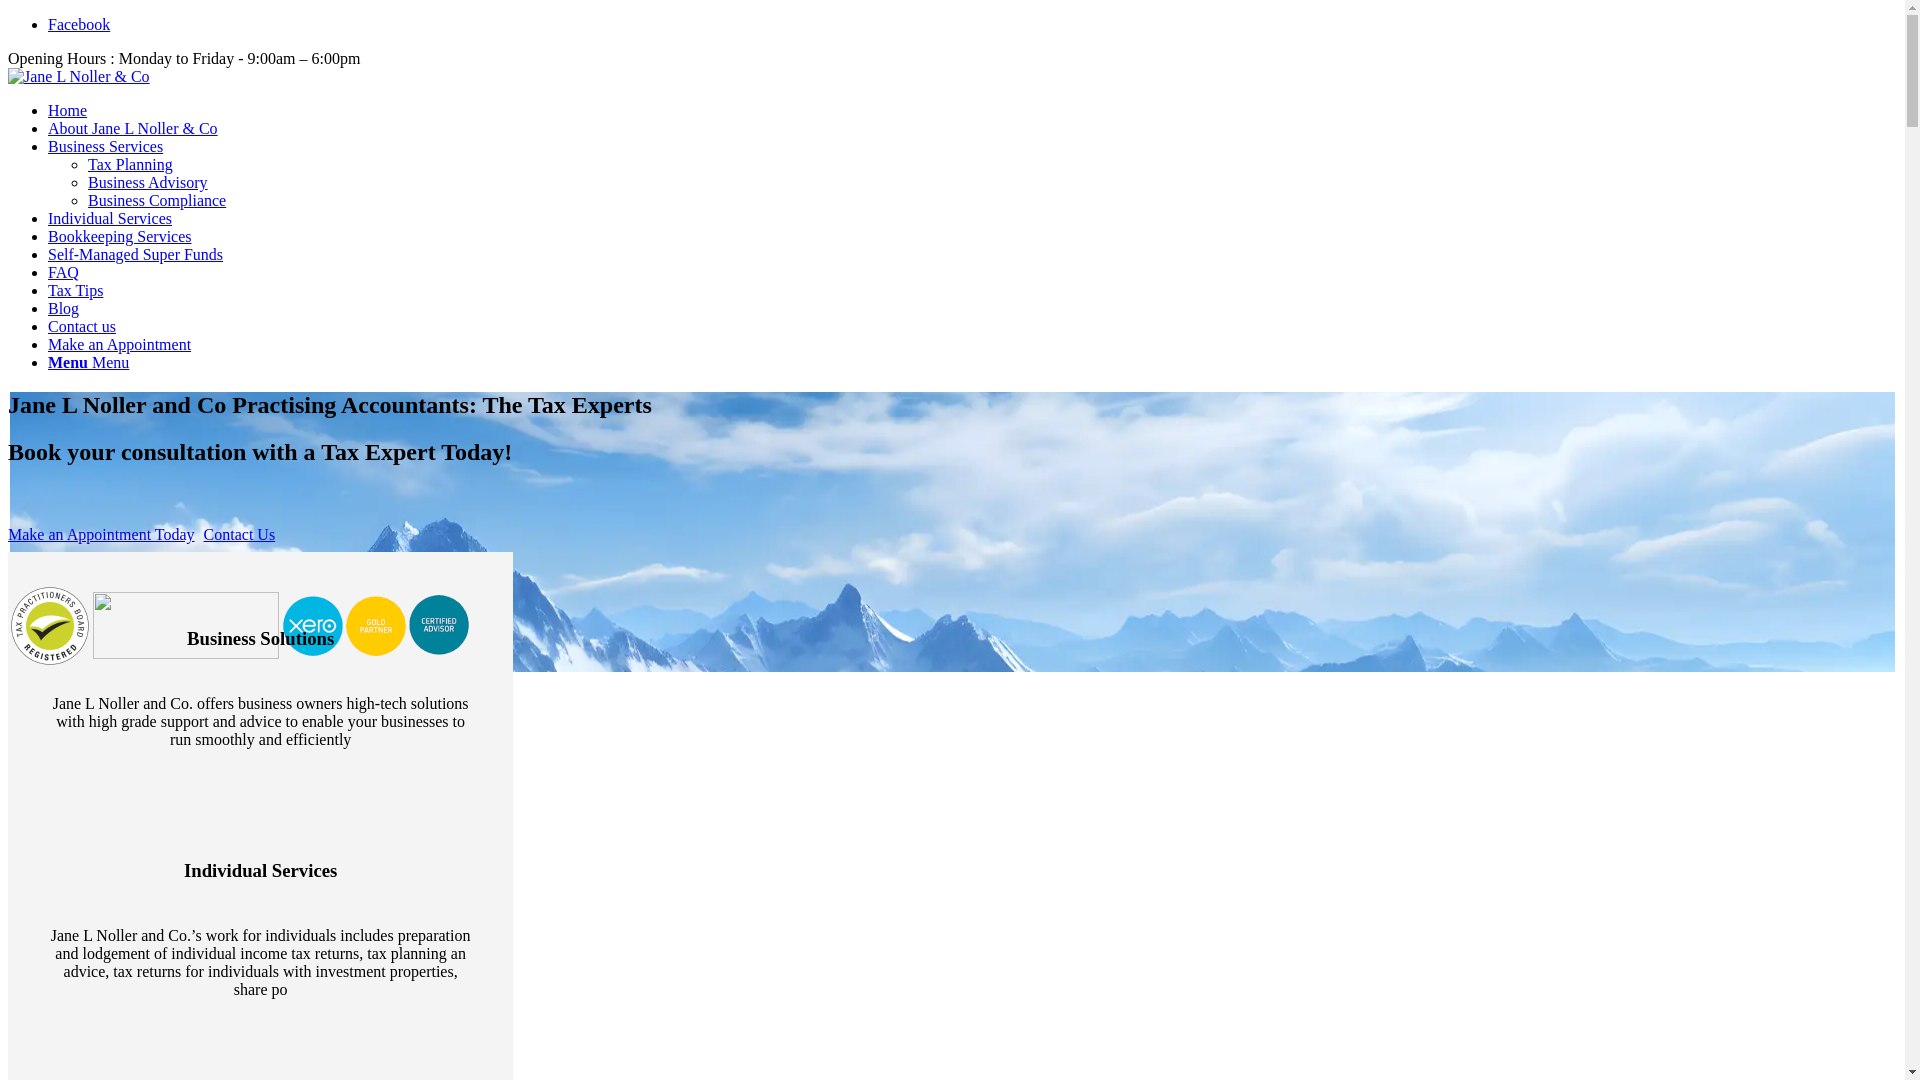 The height and width of the screenshot is (1080, 1920). What do you see at coordinates (119, 235) in the screenshot?
I see `'Bookkeeping Services'` at bounding box center [119, 235].